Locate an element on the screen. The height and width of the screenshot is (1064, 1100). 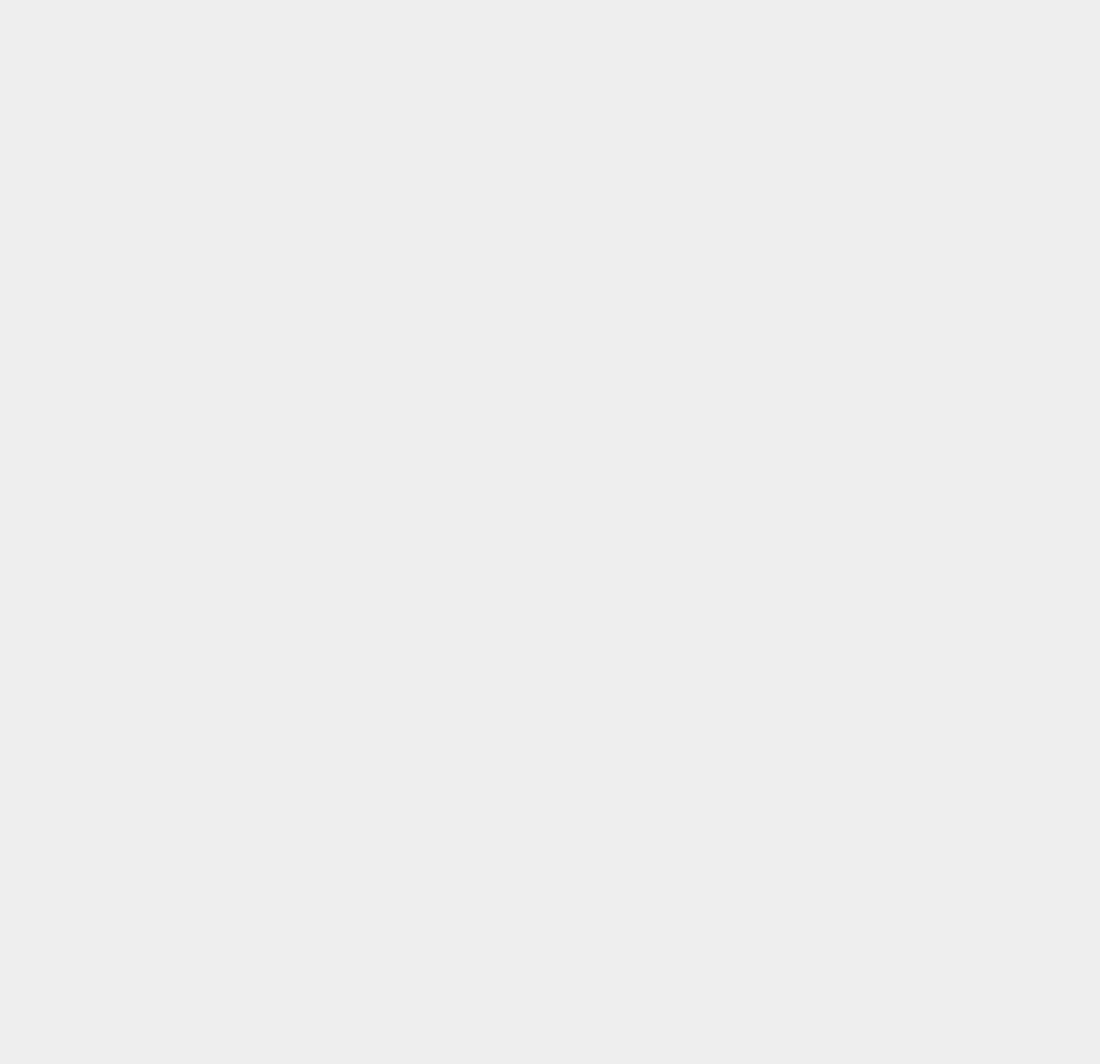
'Amazon Tablet' is located at coordinates (778, 157).